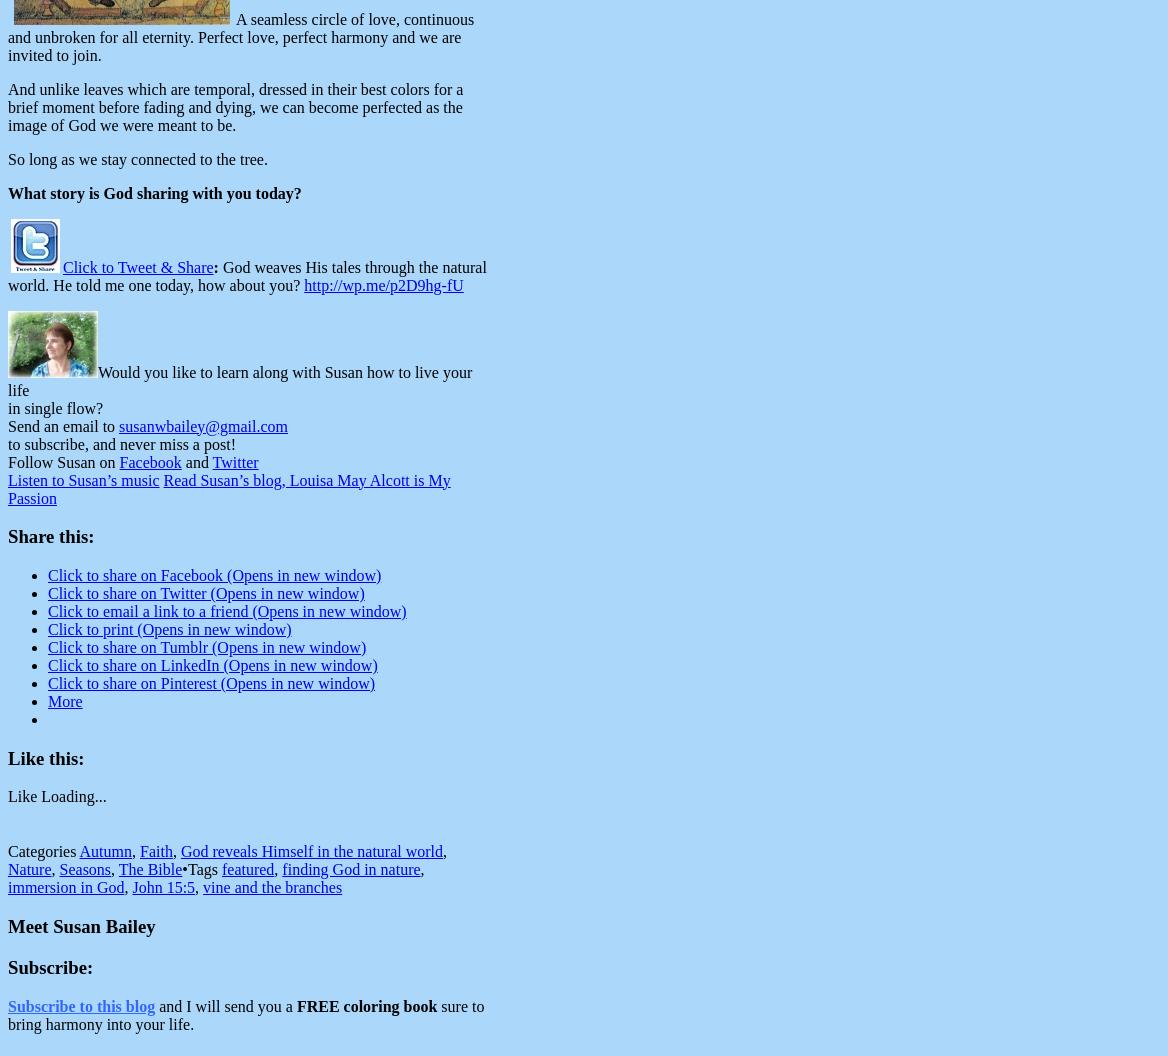  Describe the element at coordinates (214, 574) in the screenshot. I see `'Click to share on Facebook (Opens in new window)'` at that location.